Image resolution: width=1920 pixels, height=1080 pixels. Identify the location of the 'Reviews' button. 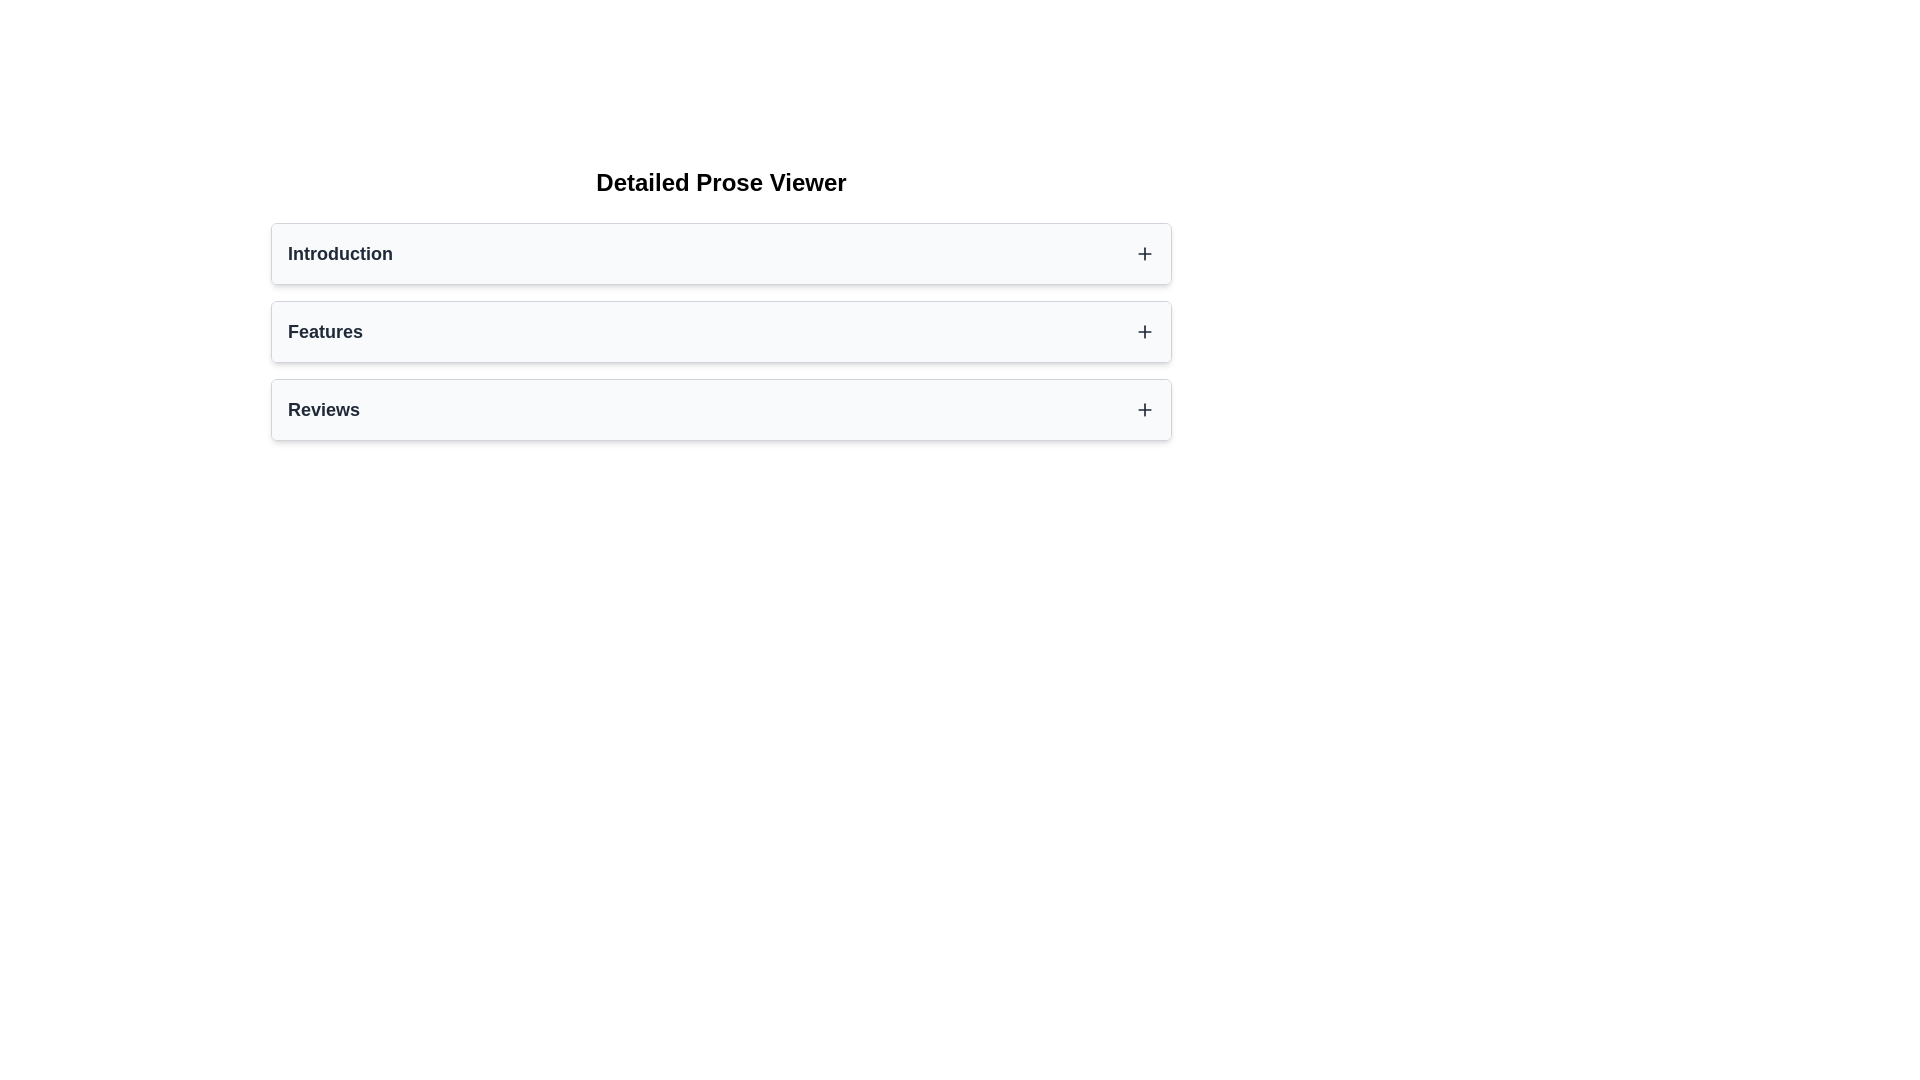
(720, 408).